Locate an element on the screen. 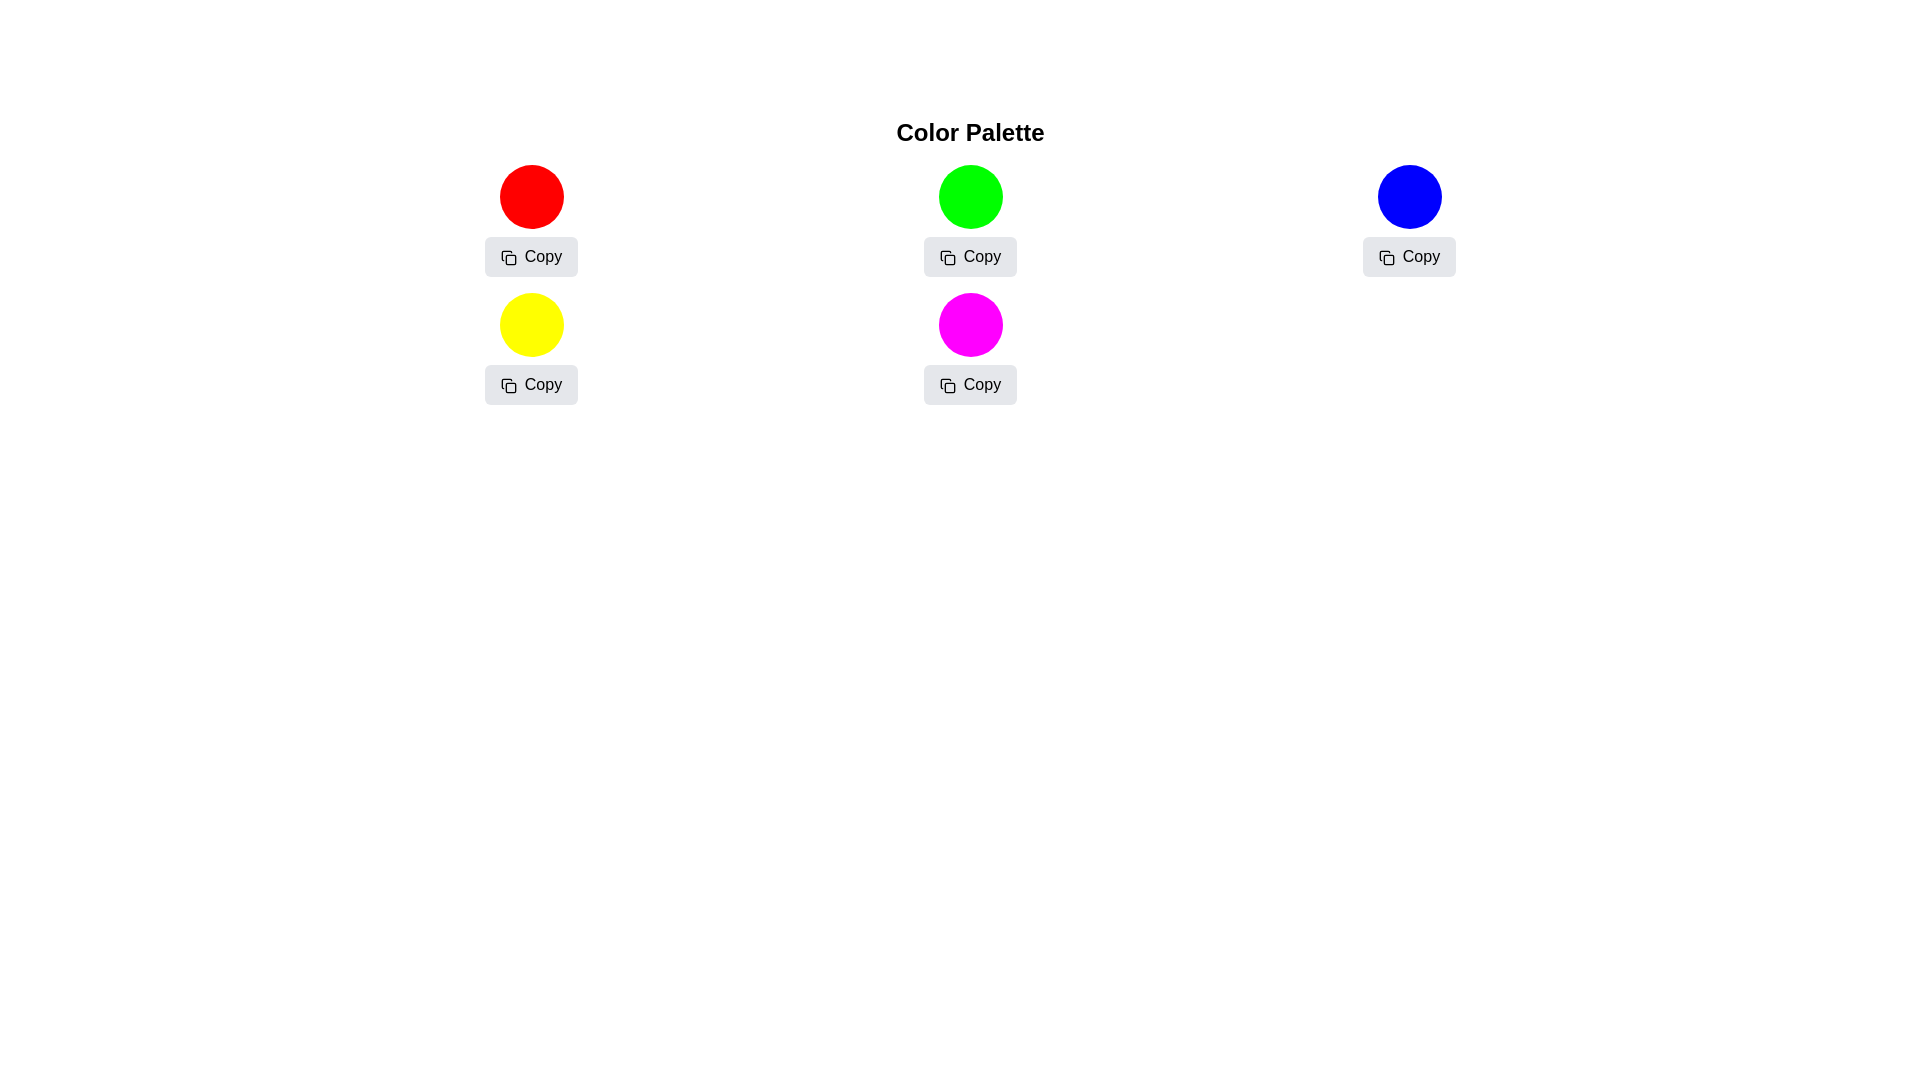 This screenshot has width=1920, height=1080. the clipboard icon located to the left of the 'Copy' text within its button, which has a light gray background and rounded corners is located at coordinates (946, 256).